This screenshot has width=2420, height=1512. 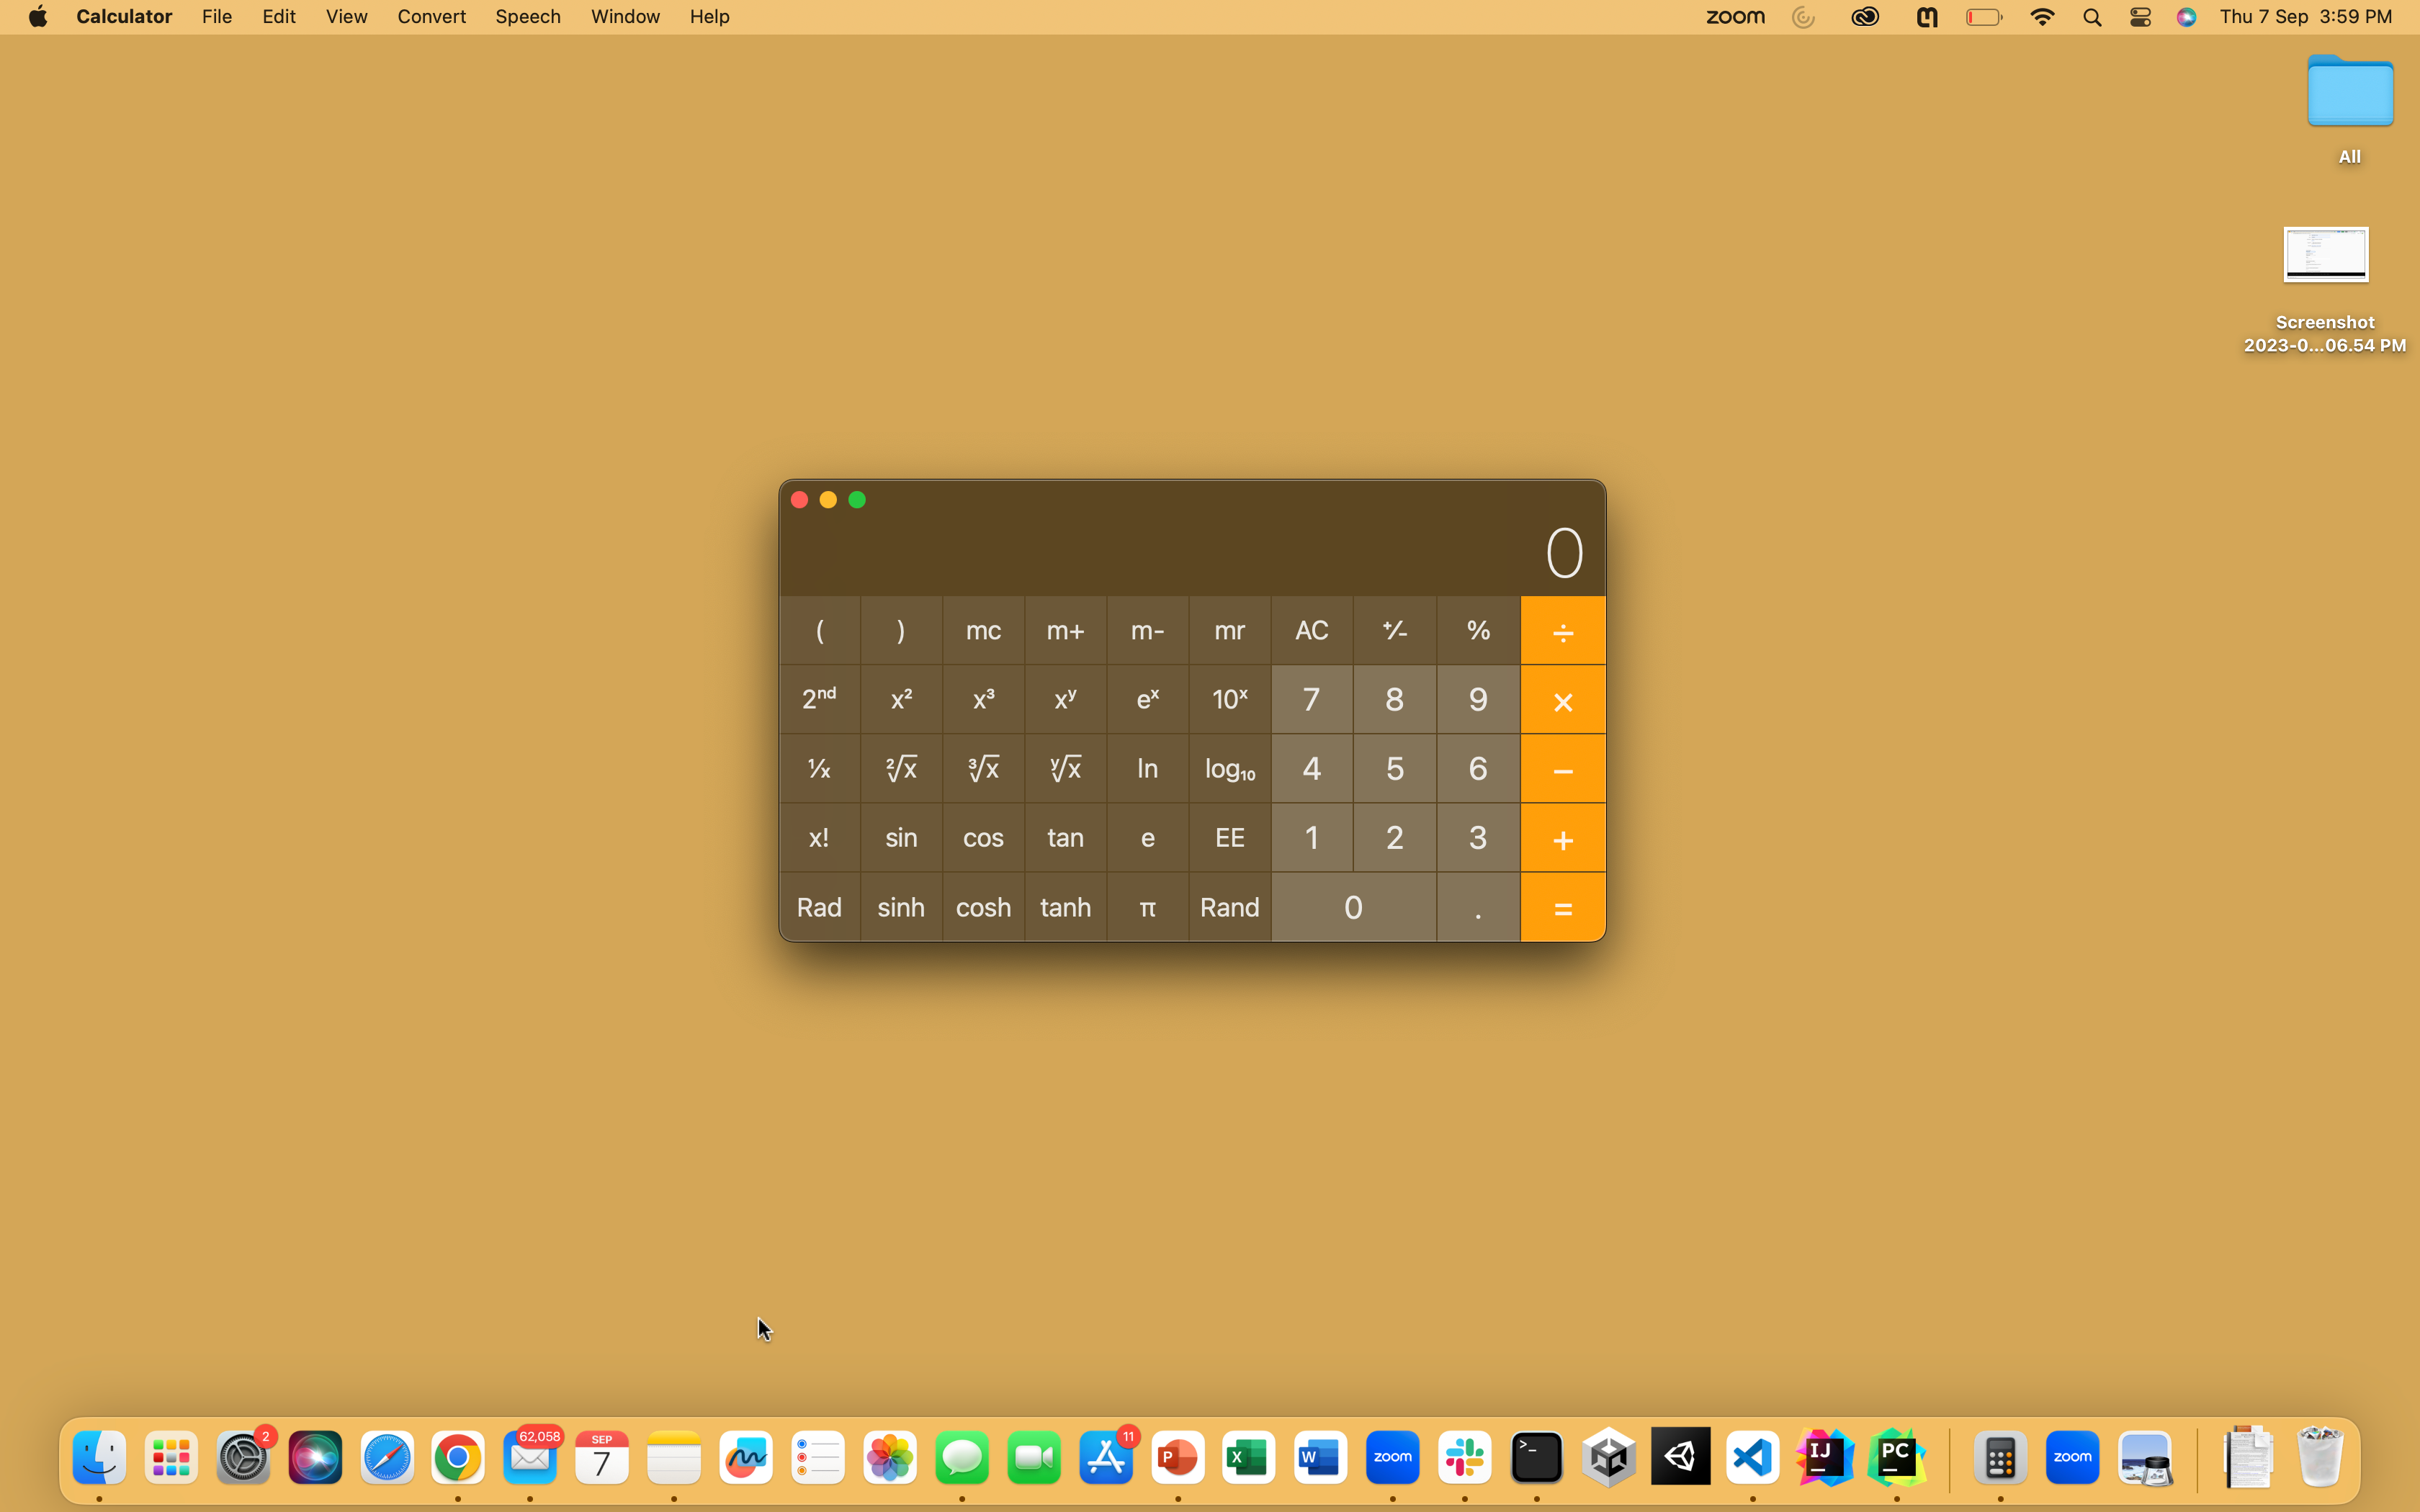 What do you see at coordinates (1311, 835) in the screenshot?
I see `Determine the value of ln(10)` at bounding box center [1311, 835].